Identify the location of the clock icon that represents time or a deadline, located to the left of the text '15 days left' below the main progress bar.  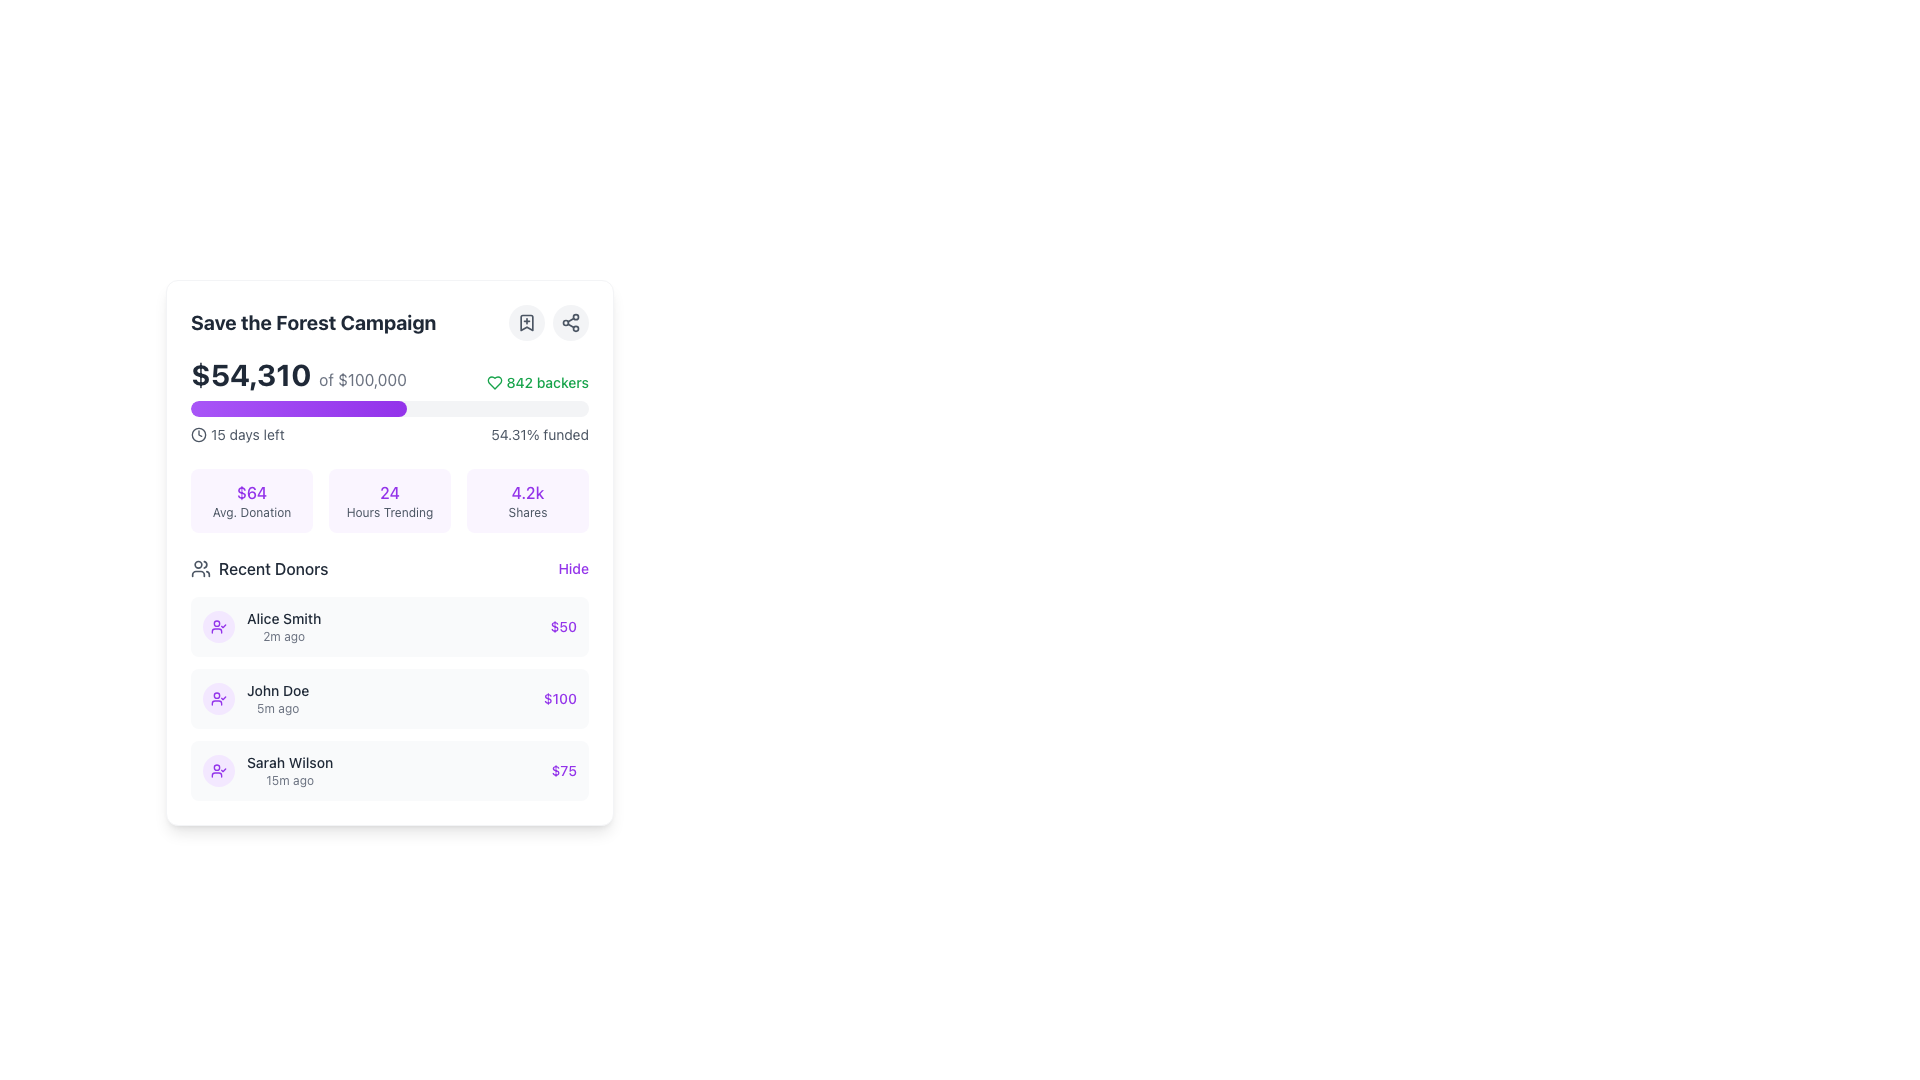
(198, 434).